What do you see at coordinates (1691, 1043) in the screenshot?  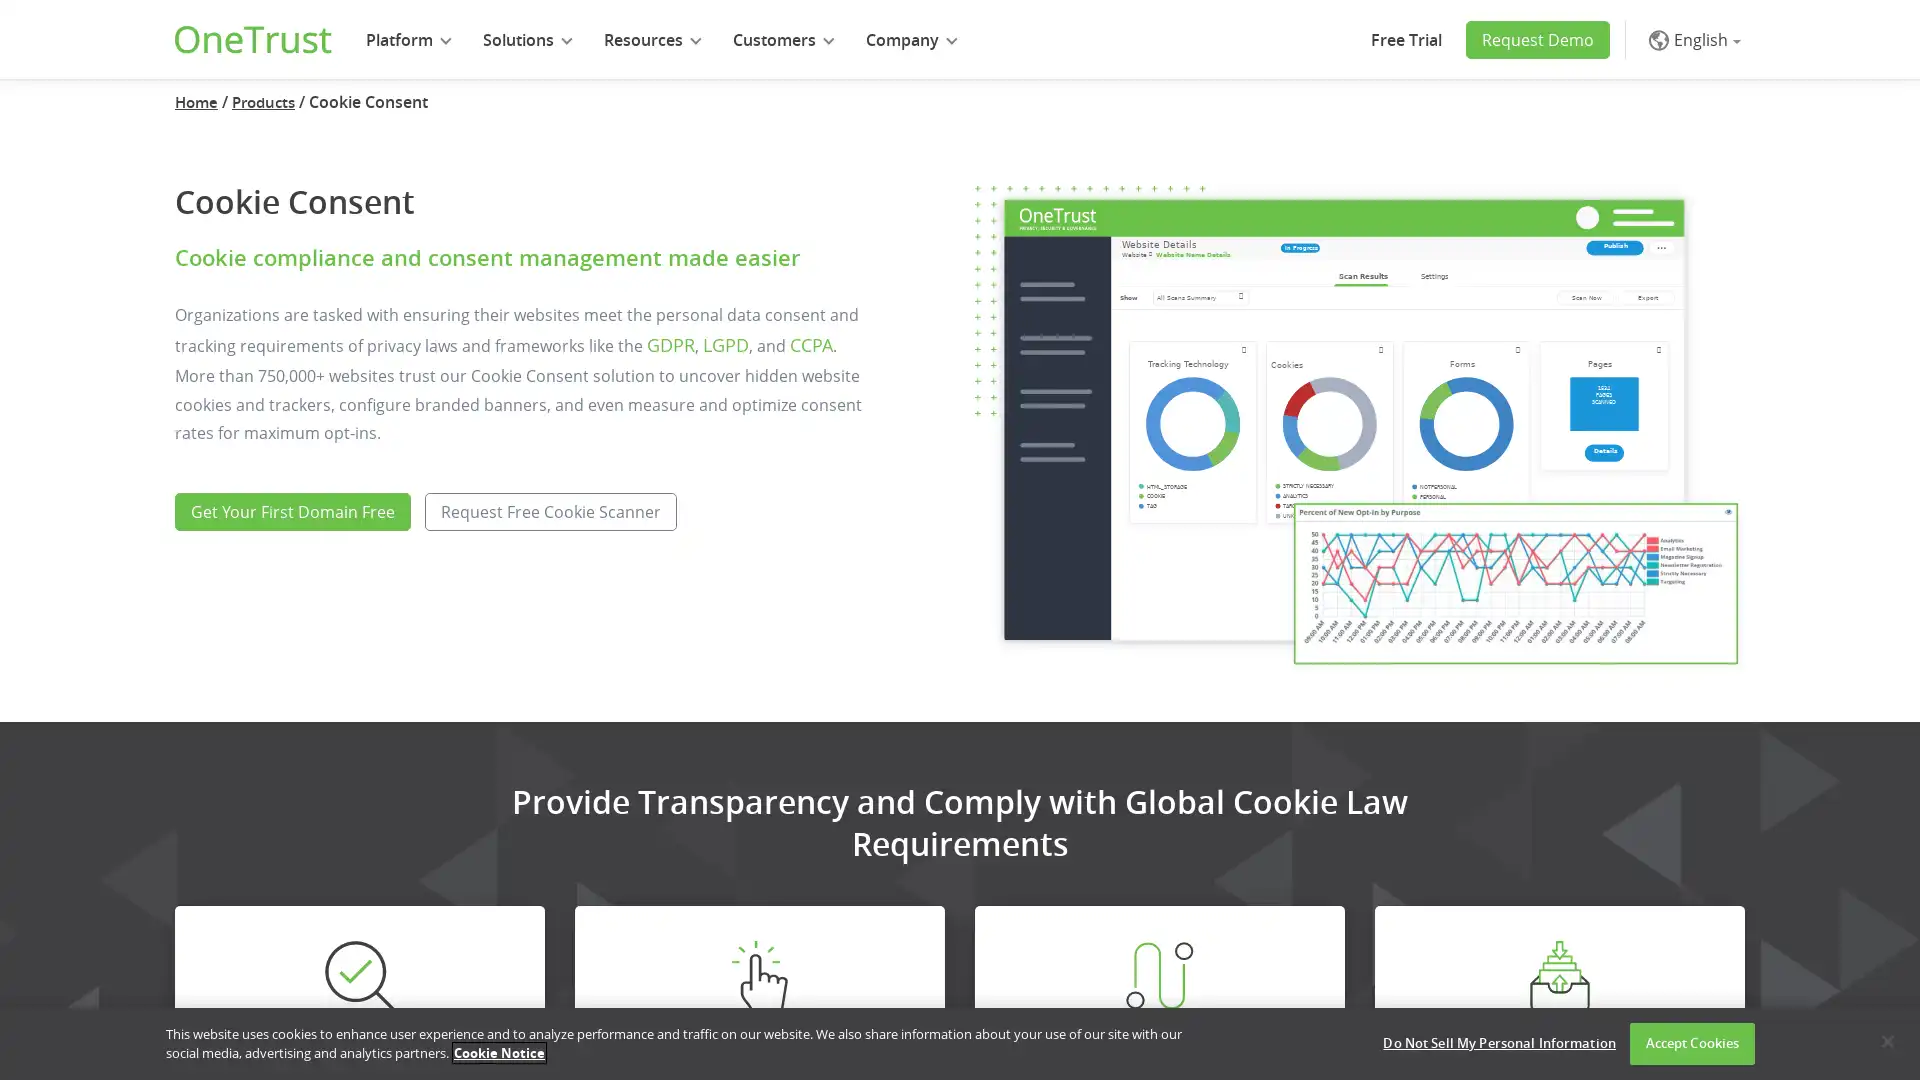 I see `Accept Cookies` at bounding box center [1691, 1043].